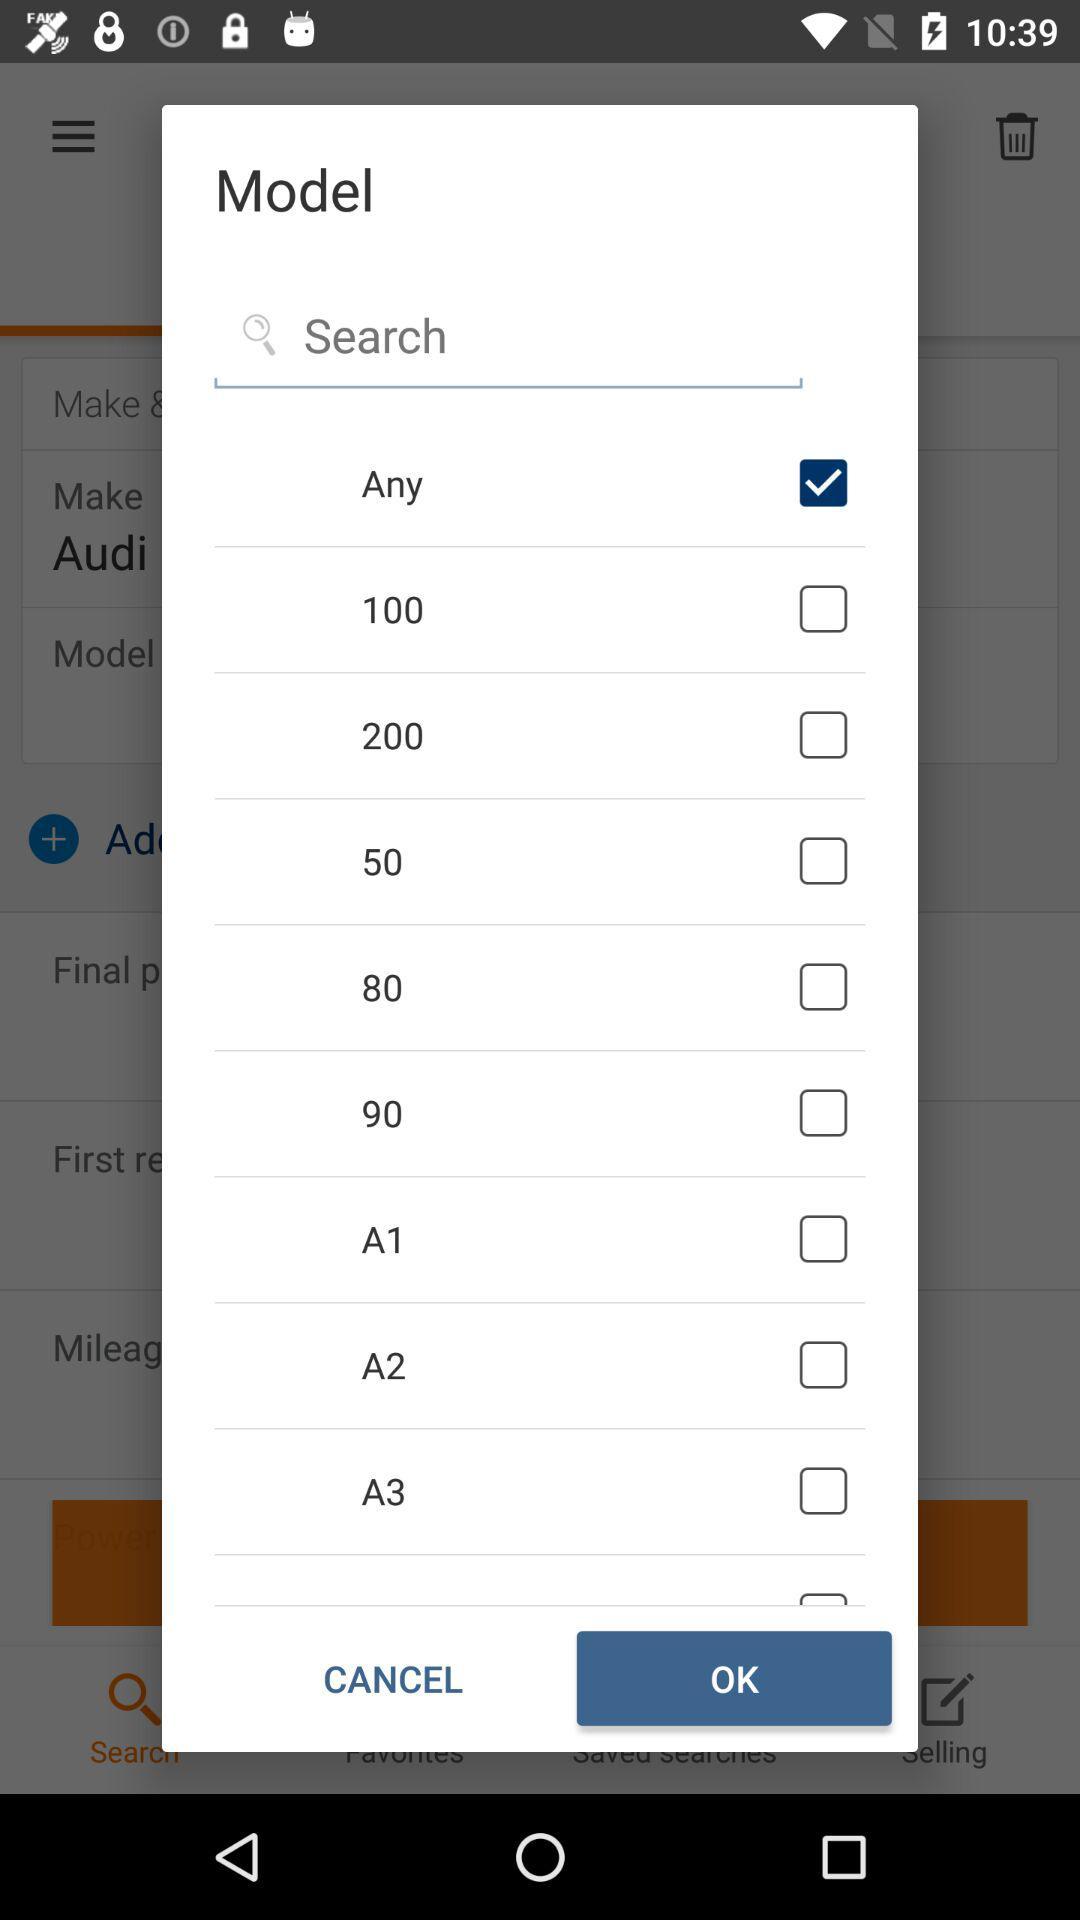  Describe the element at coordinates (576, 483) in the screenshot. I see `the any icon` at that location.